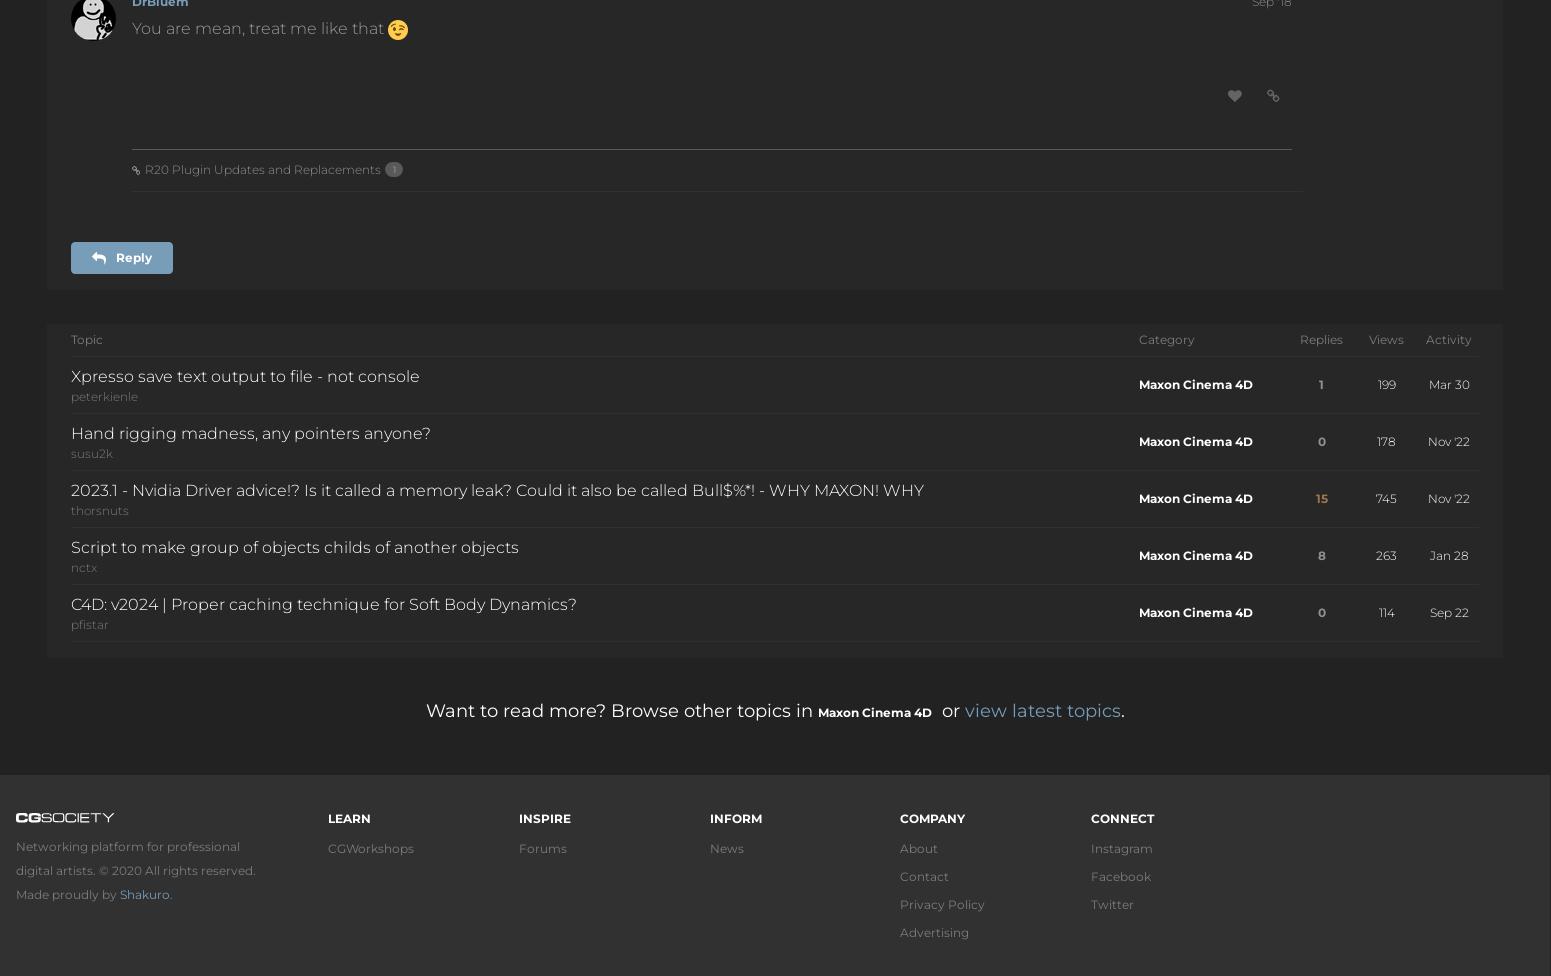 The image size is (1551, 976). I want to click on 'Want to read more? Browse other topics in', so click(620, 710).